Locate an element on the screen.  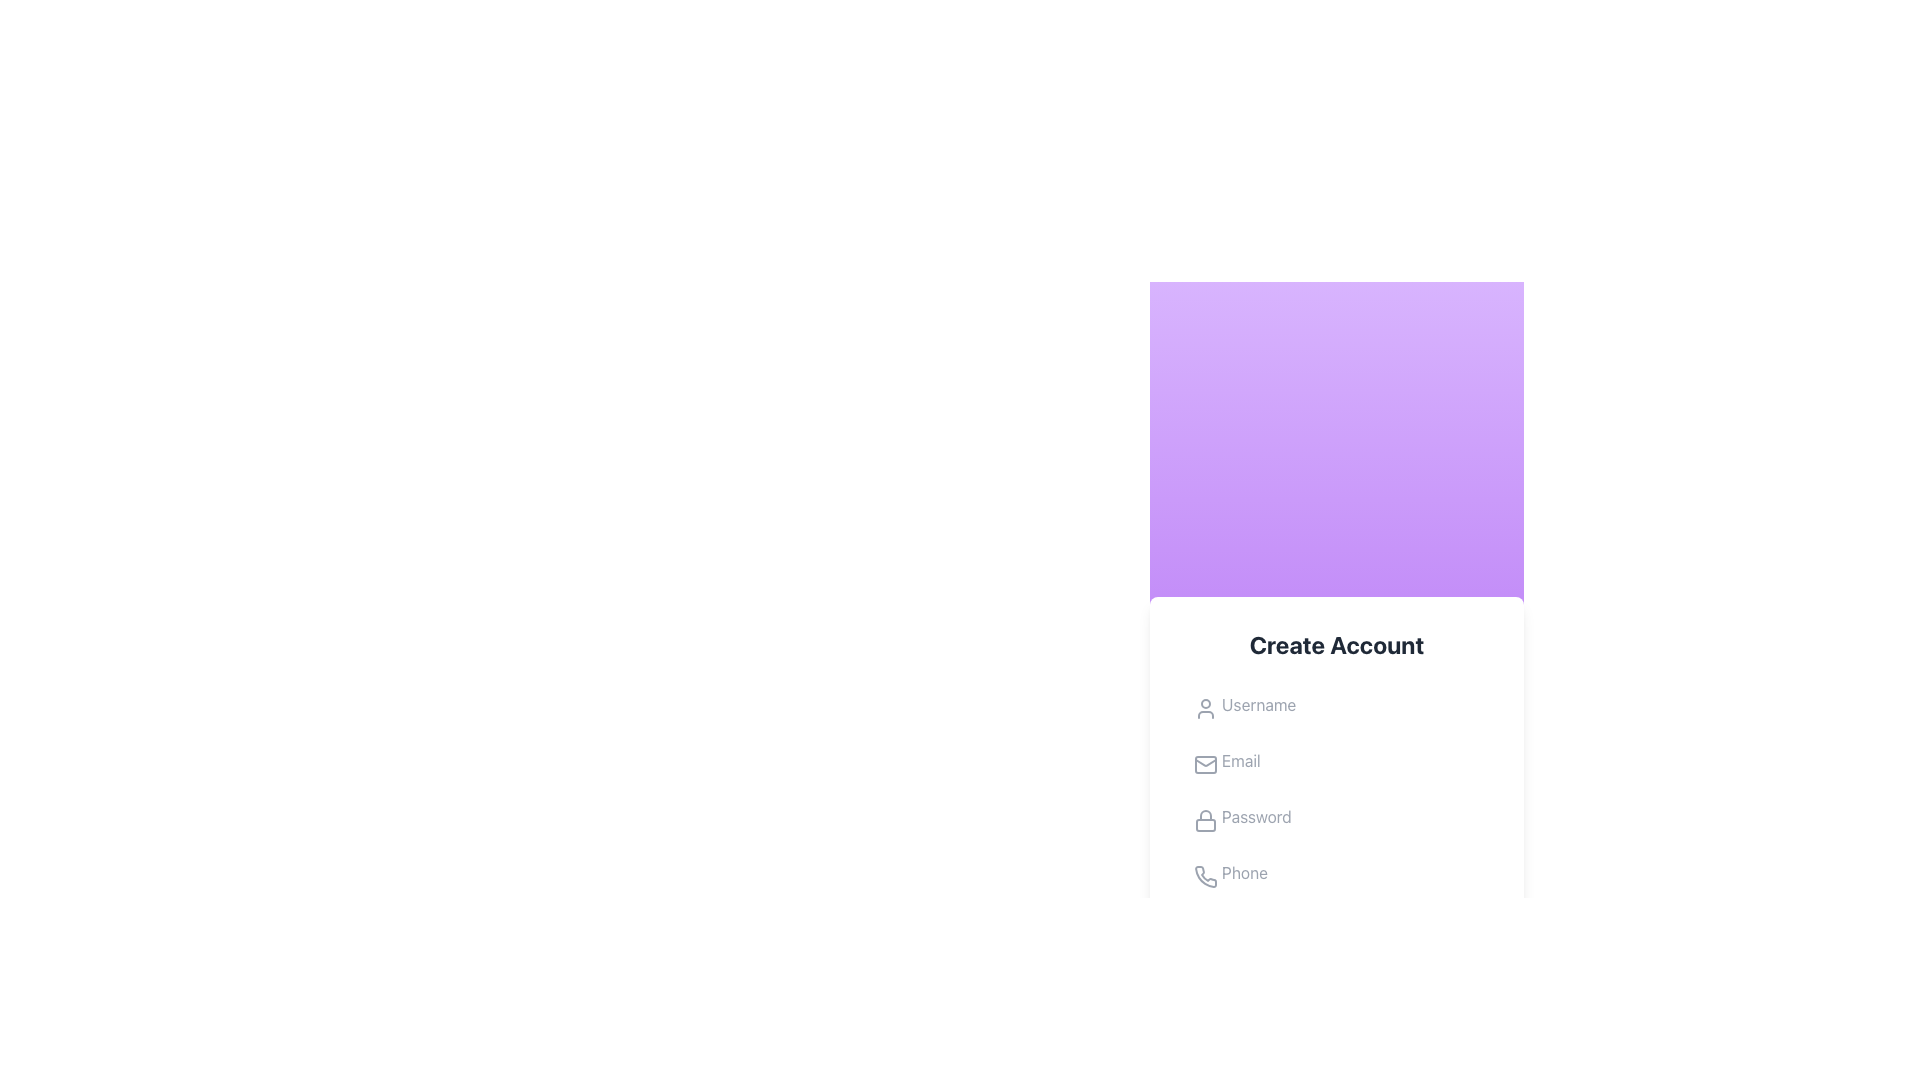
the non-interactive graphical lock icon located next to the 'Password' label in the form interface, specifically targeting the bottom rectangular portion of the padlock is located at coordinates (1204, 825).